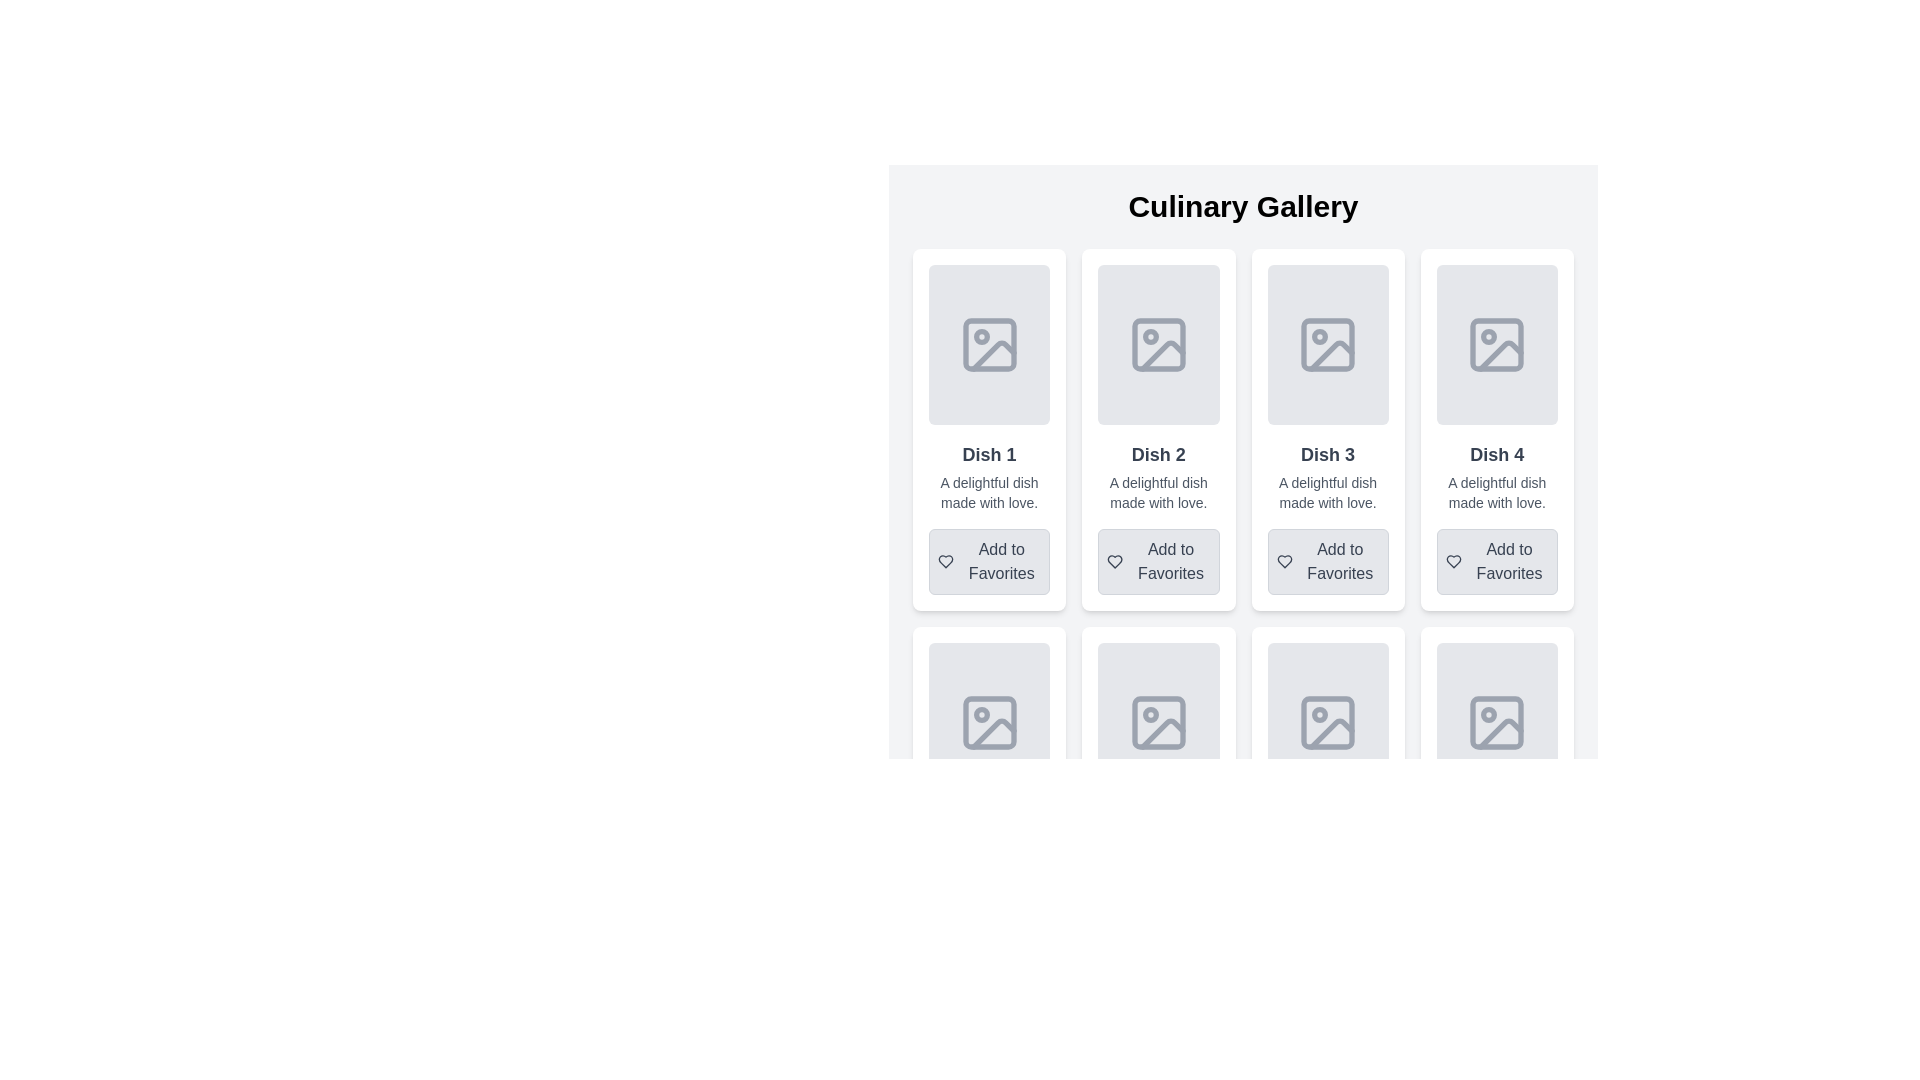  Describe the element at coordinates (1489, 713) in the screenshot. I see `the small circular dot located in the lower-right corner of the fifth image grid item in the interface layout` at that location.